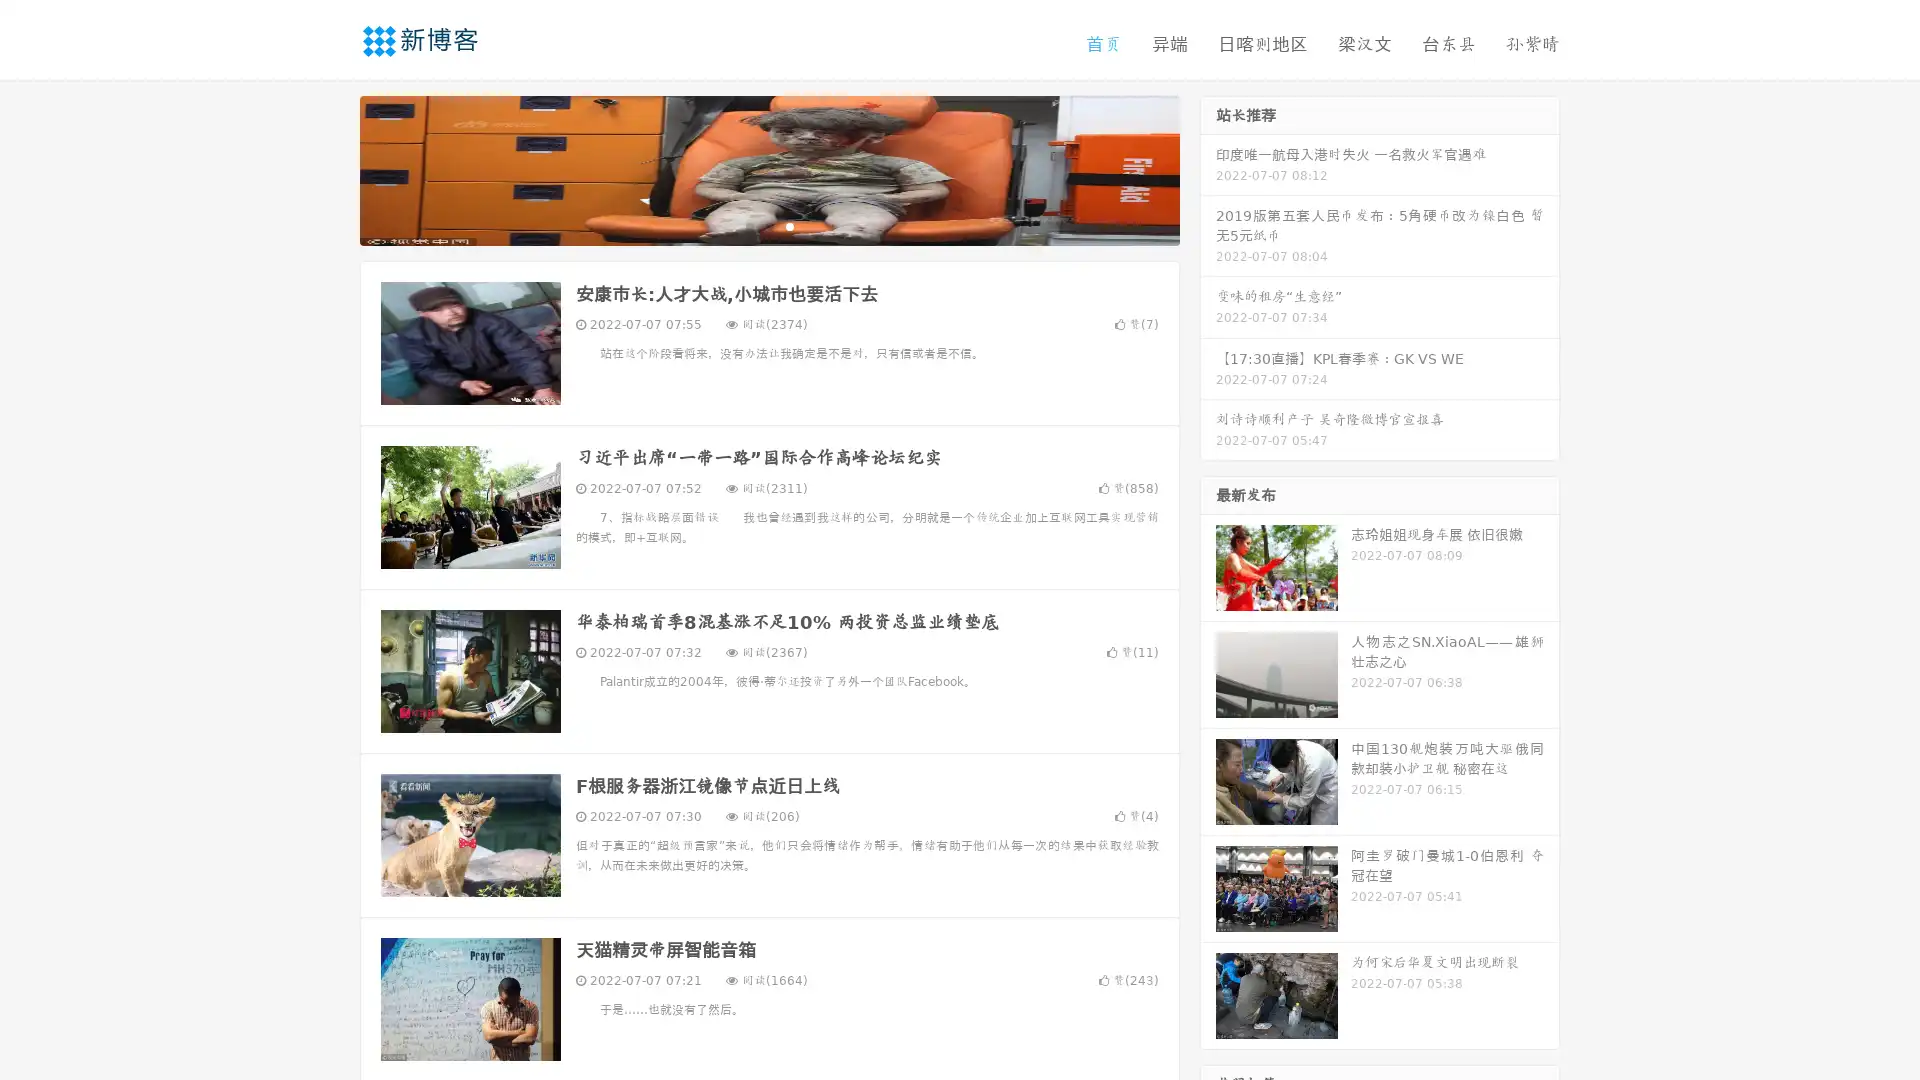 The height and width of the screenshot is (1080, 1920). What do you see at coordinates (768, 225) in the screenshot?
I see `Go to slide 2` at bounding box center [768, 225].